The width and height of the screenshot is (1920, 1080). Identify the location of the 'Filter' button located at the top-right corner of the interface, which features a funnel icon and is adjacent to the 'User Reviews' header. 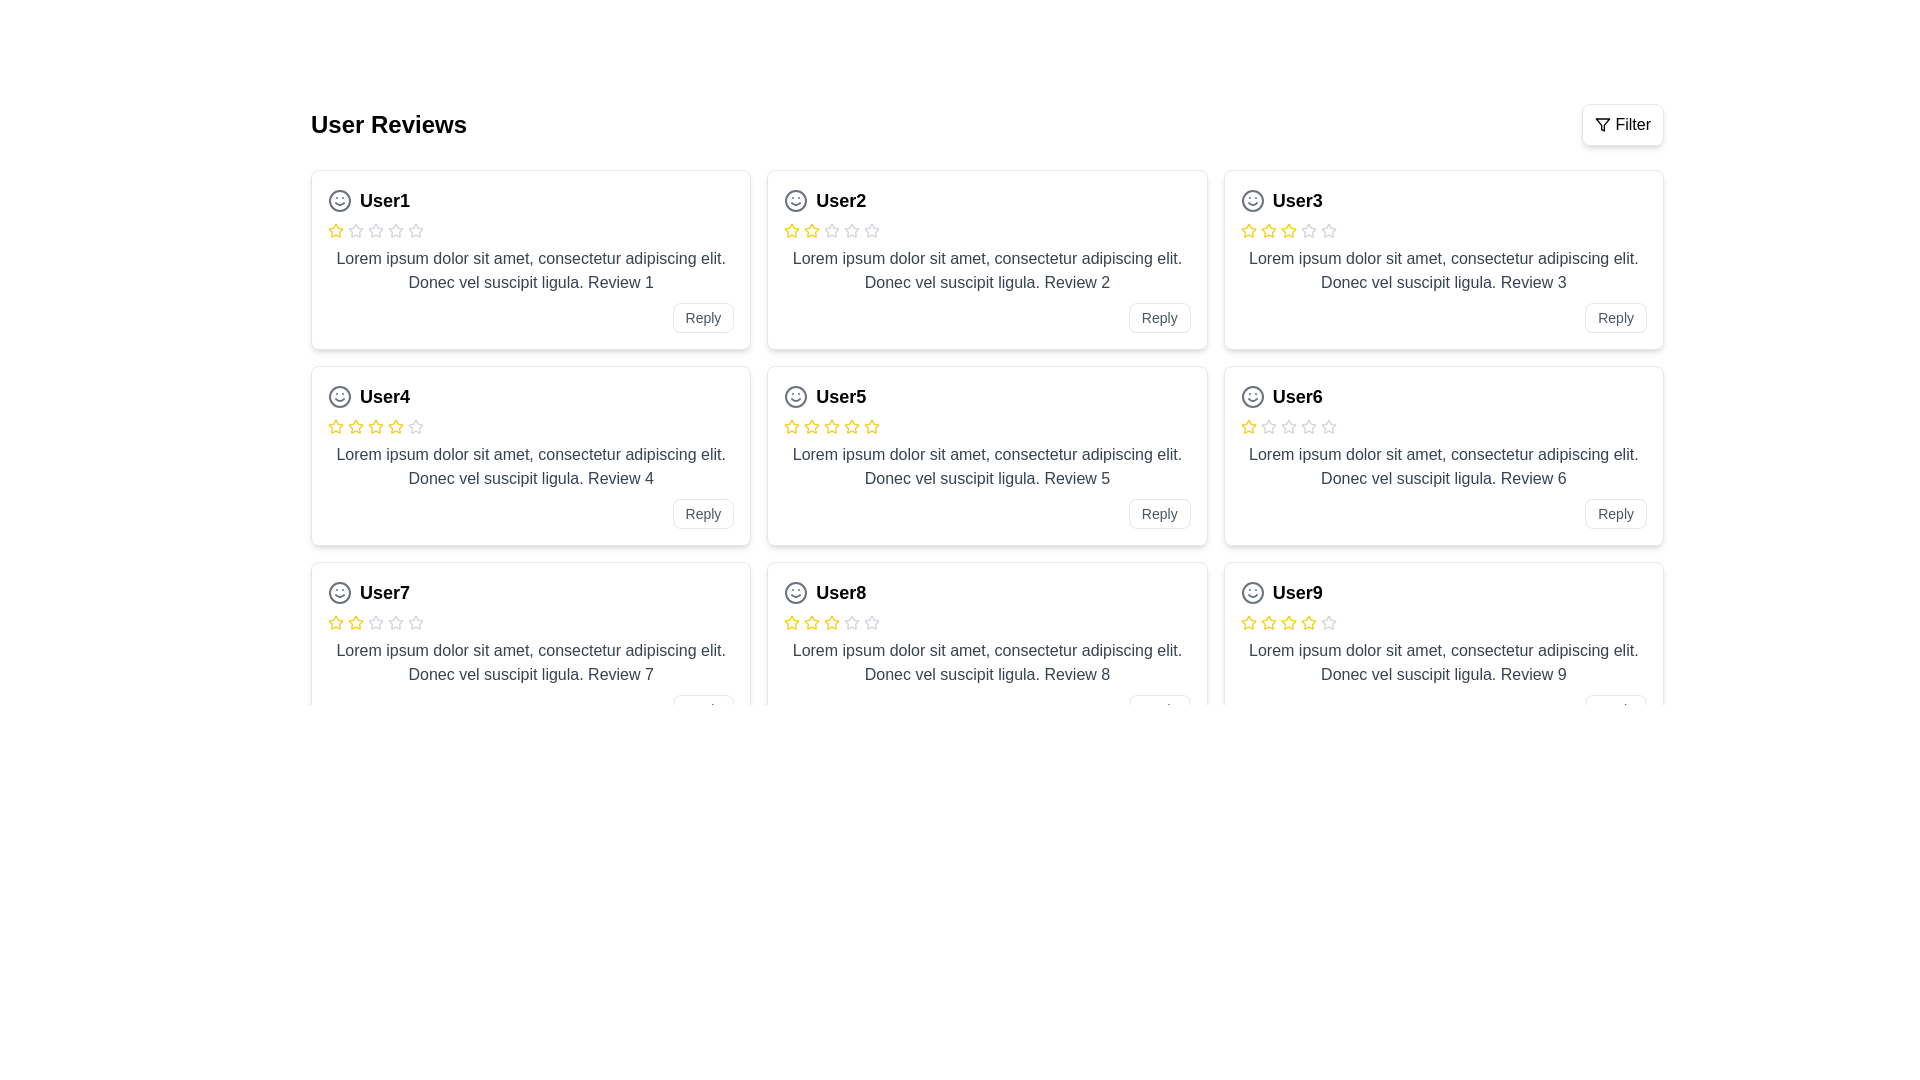
(1623, 124).